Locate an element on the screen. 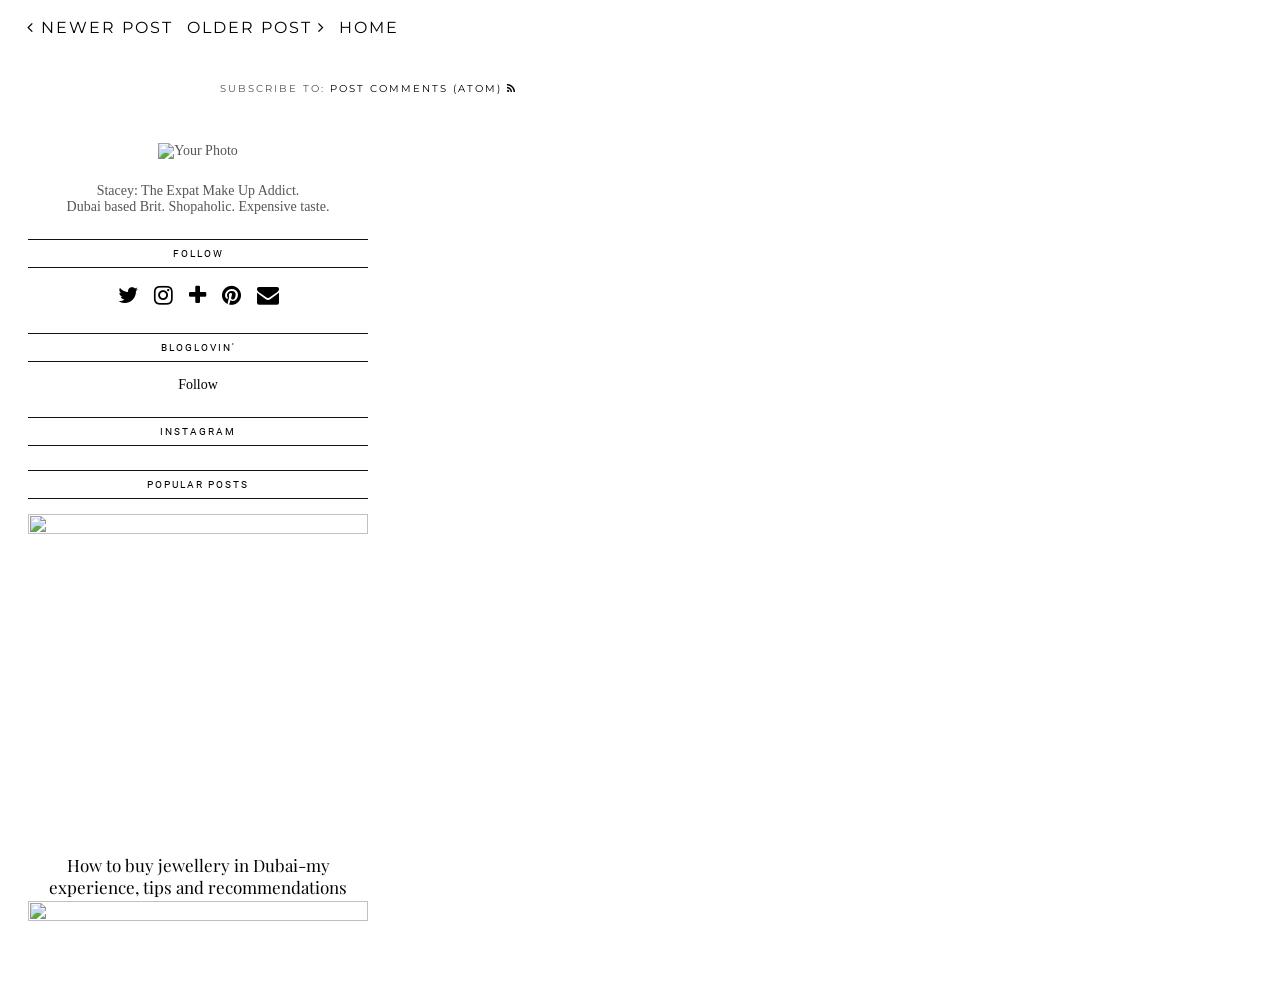 This screenshot has width=1288, height=1000. 'Subscribe to:' is located at coordinates (273, 86).